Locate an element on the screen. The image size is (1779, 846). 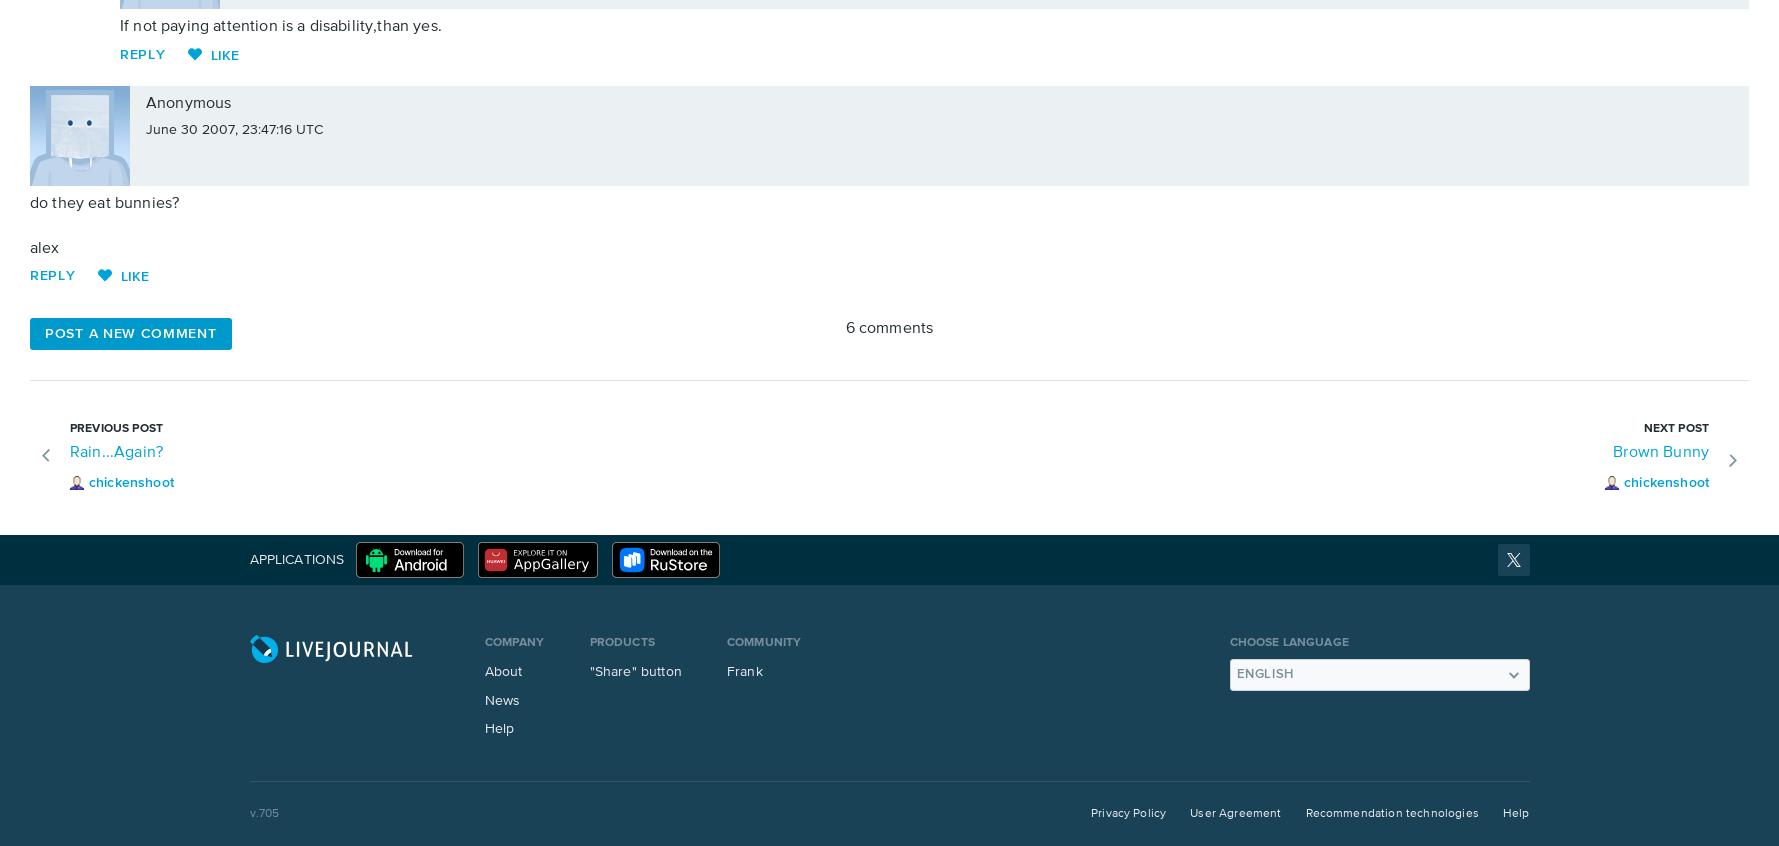
'Collapse' is located at coordinates (383, 129).